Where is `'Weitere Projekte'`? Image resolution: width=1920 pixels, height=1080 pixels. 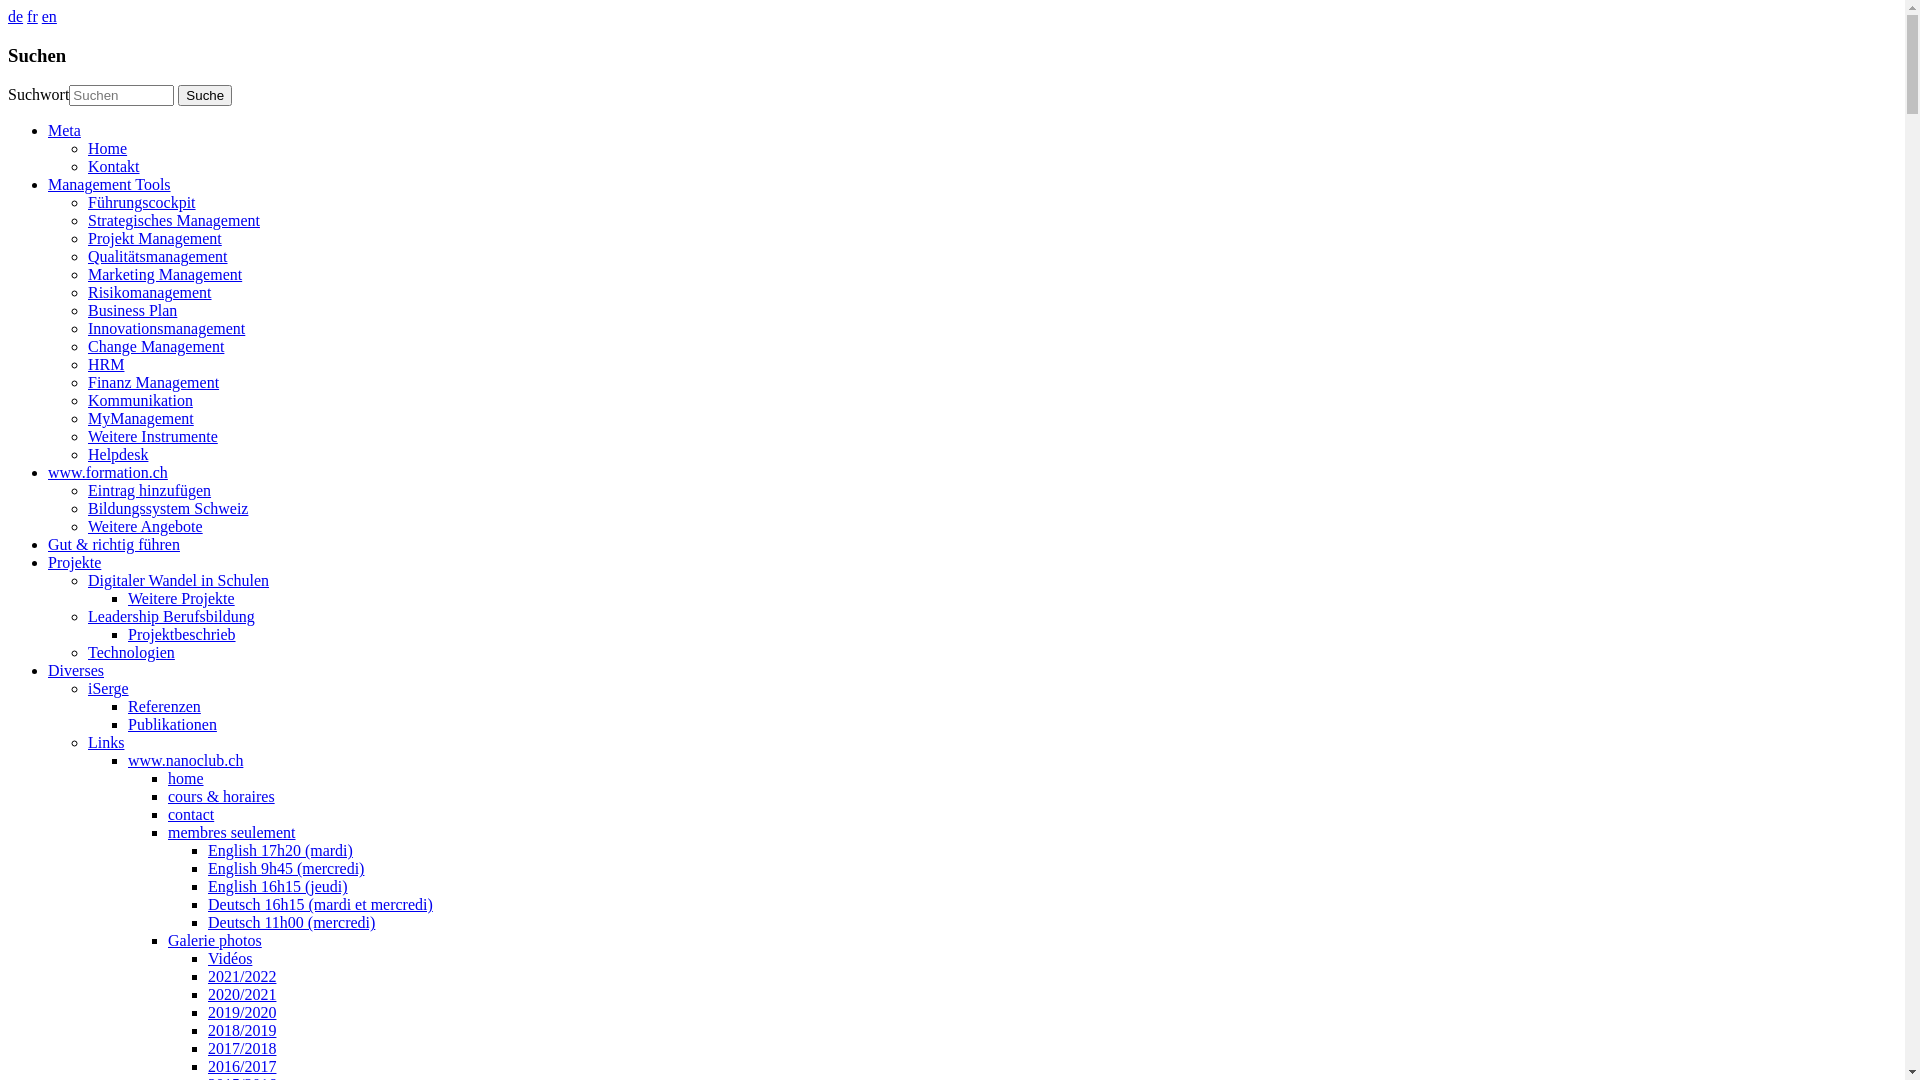 'Weitere Projekte' is located at coordinates (181, 597).